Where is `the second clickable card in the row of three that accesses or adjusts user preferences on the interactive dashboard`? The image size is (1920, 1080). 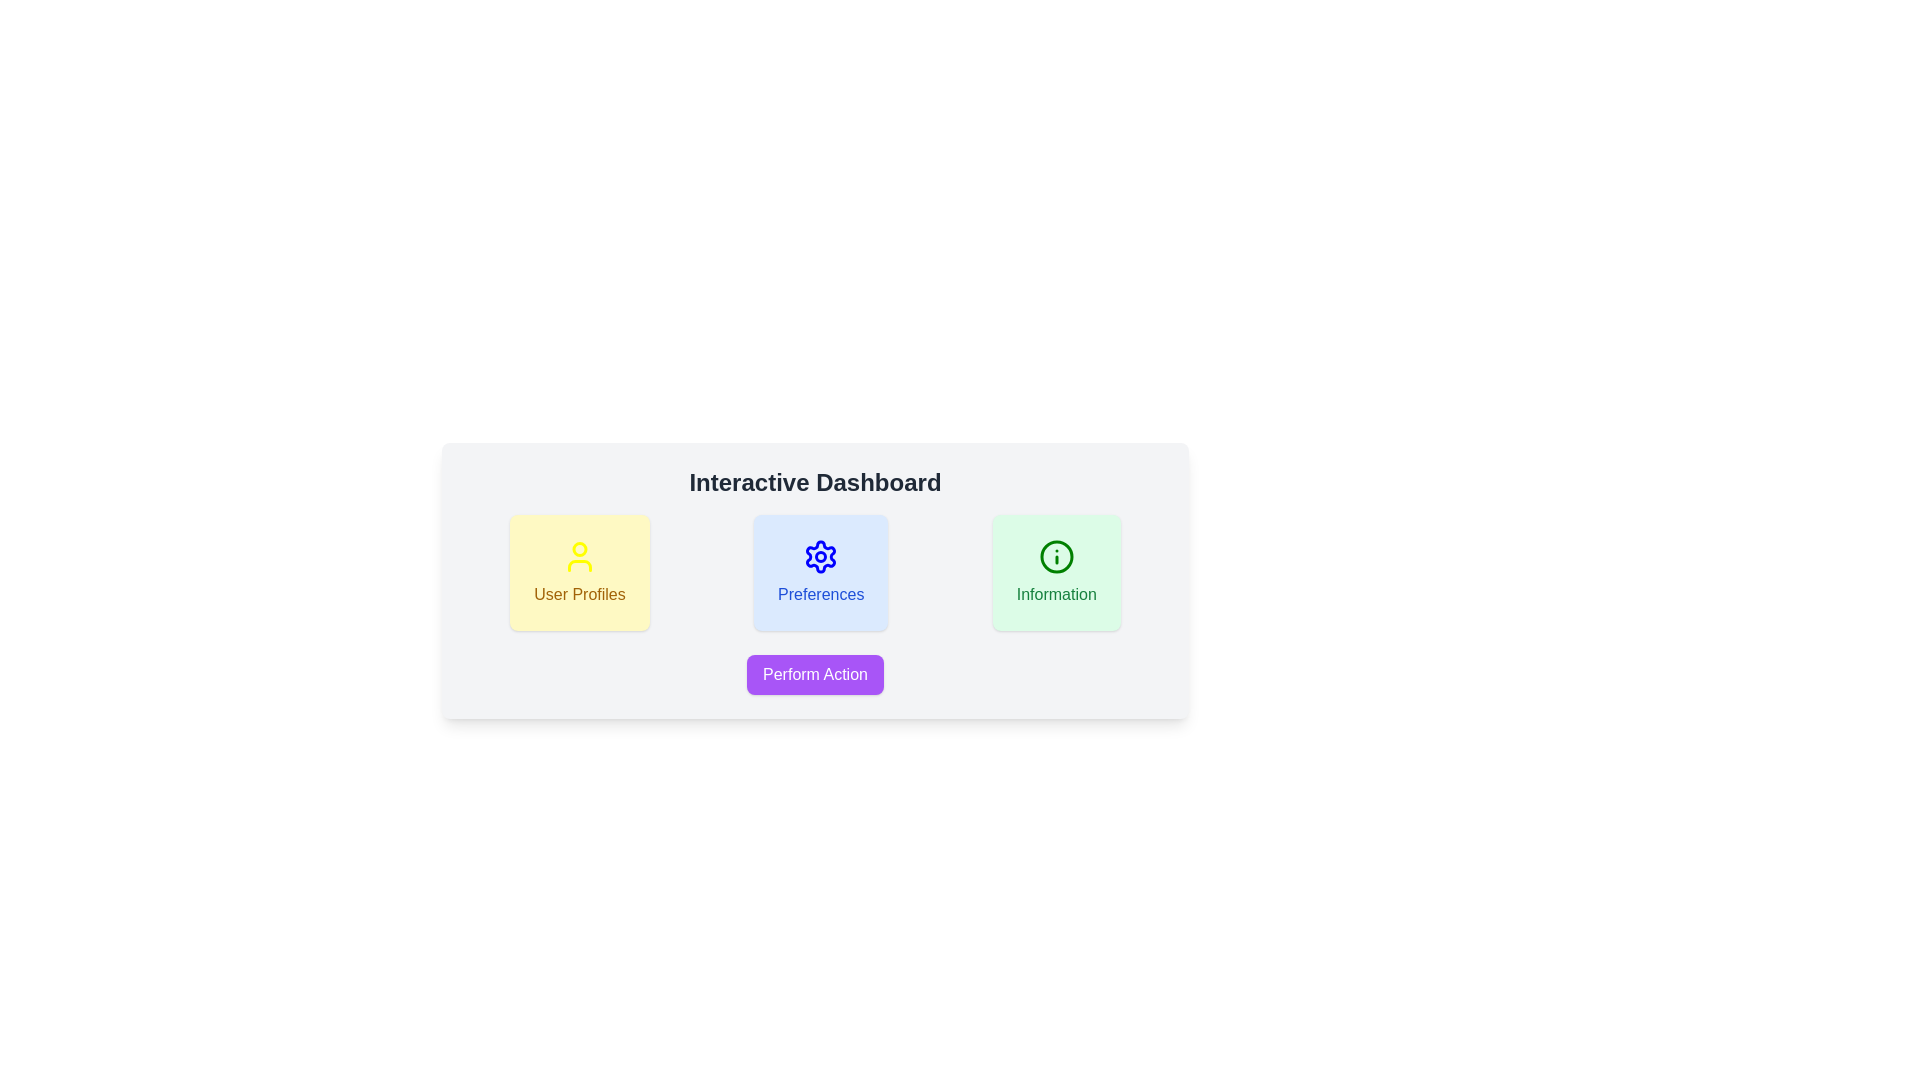 the second clickable card in the row of three that accesses or adjusts user preferences on the interactive dashboard is located at coordinates (821, 573).